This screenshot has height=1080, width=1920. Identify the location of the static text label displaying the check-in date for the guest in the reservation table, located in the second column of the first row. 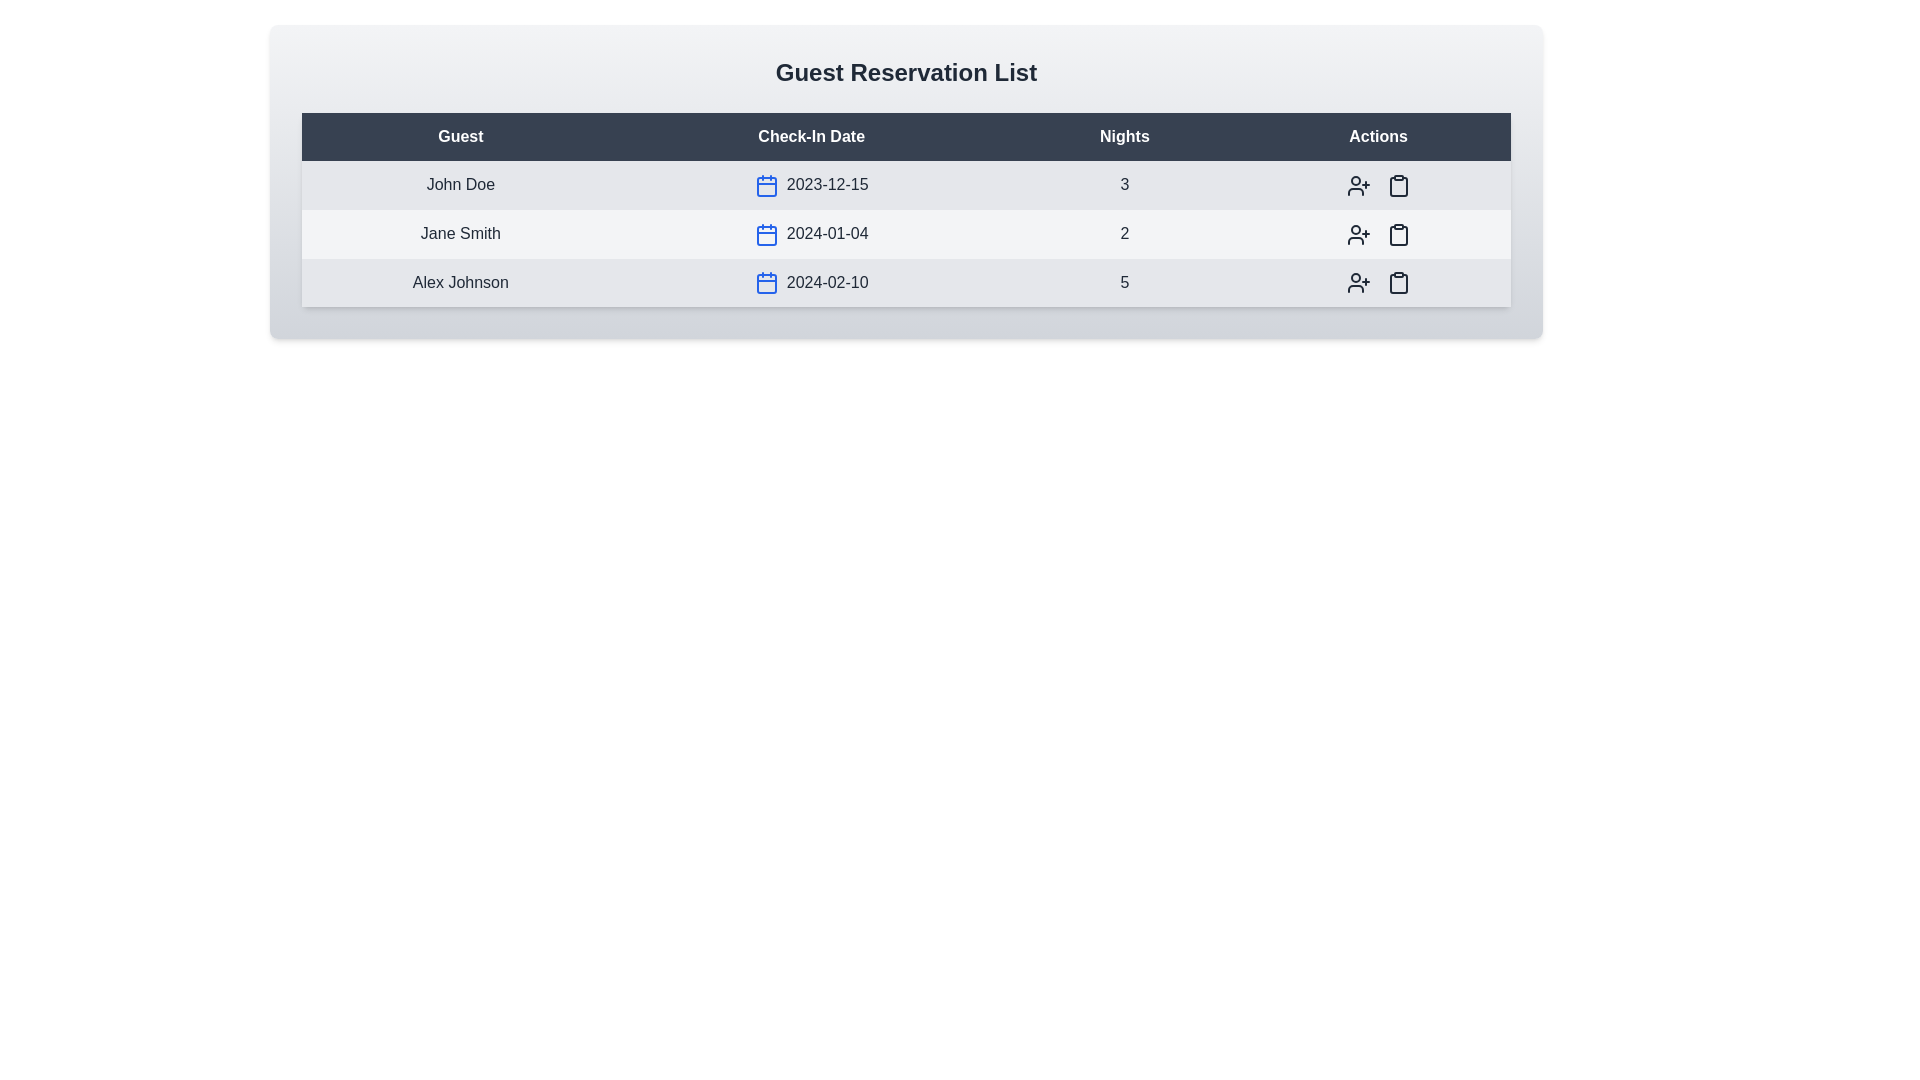
(811, 185).